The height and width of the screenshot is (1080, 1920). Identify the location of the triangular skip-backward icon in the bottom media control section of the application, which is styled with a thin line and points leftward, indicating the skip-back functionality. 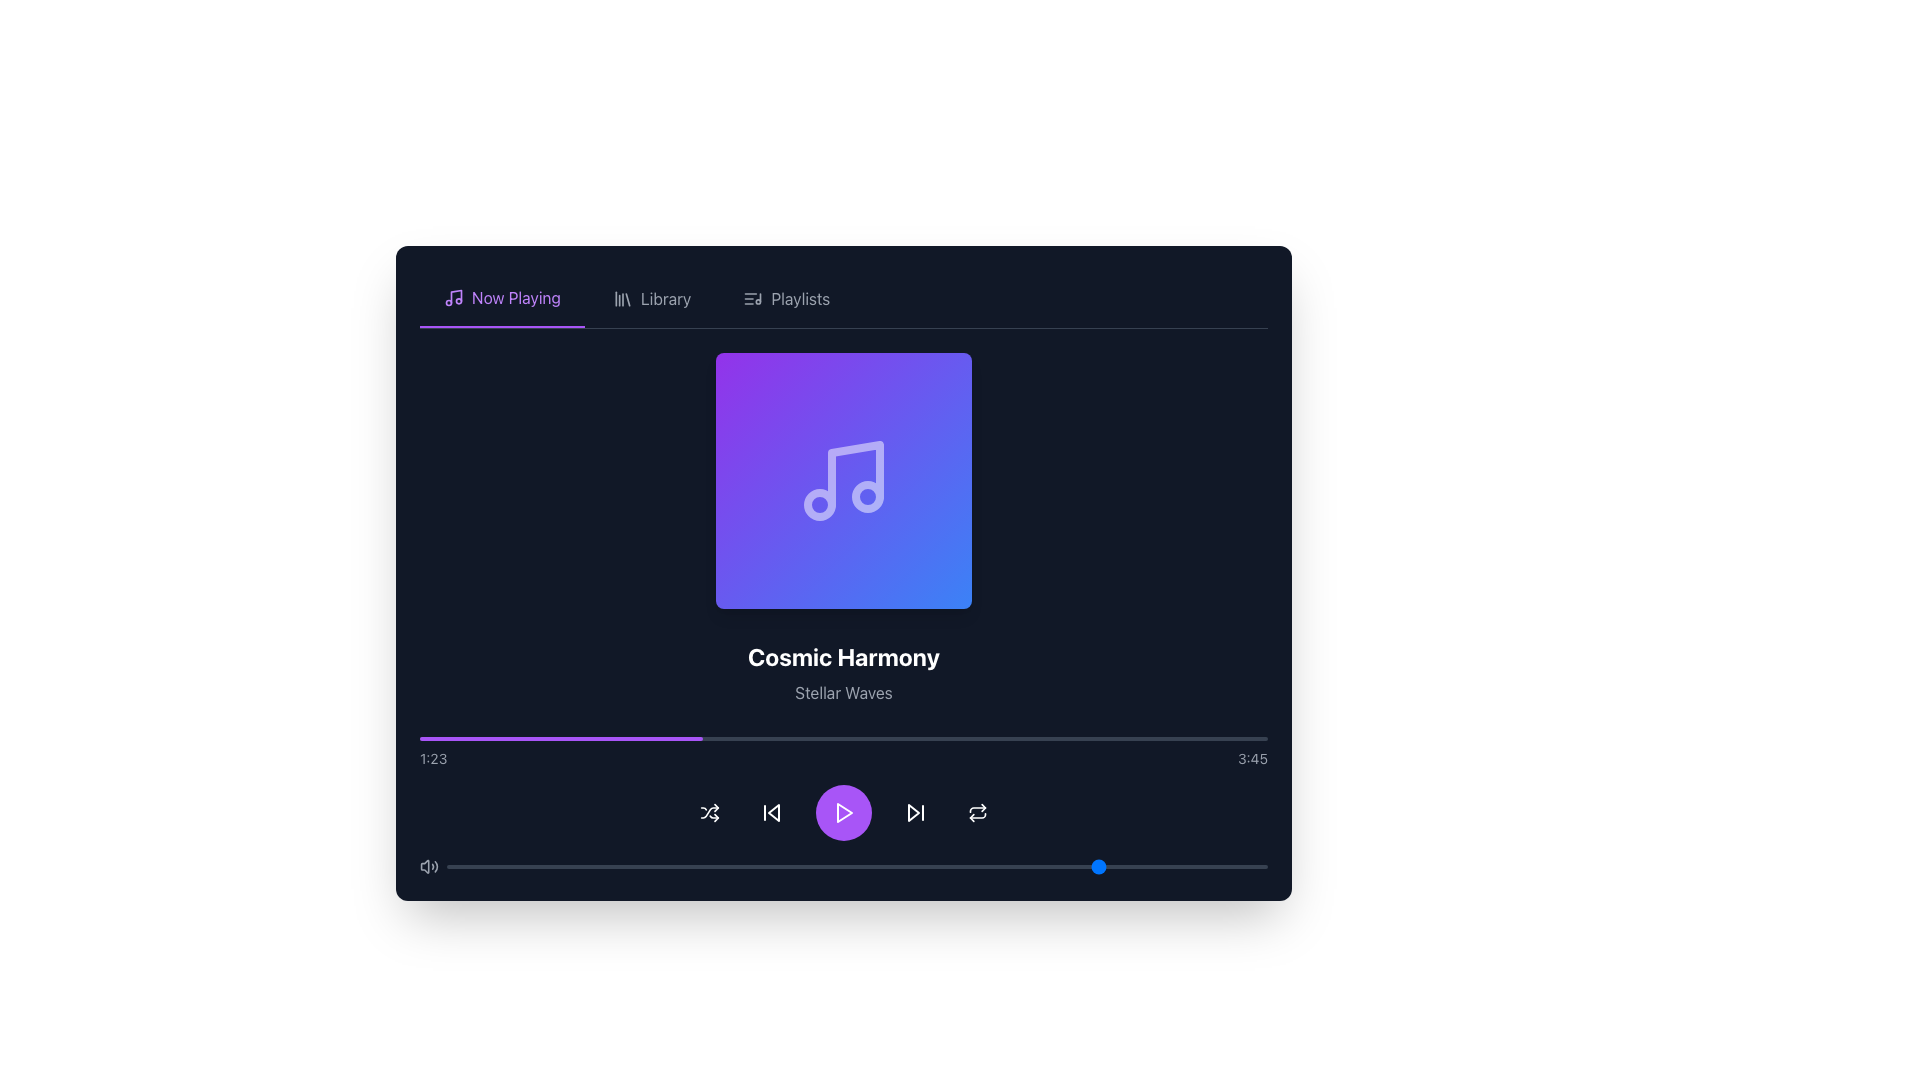
(772, 813).